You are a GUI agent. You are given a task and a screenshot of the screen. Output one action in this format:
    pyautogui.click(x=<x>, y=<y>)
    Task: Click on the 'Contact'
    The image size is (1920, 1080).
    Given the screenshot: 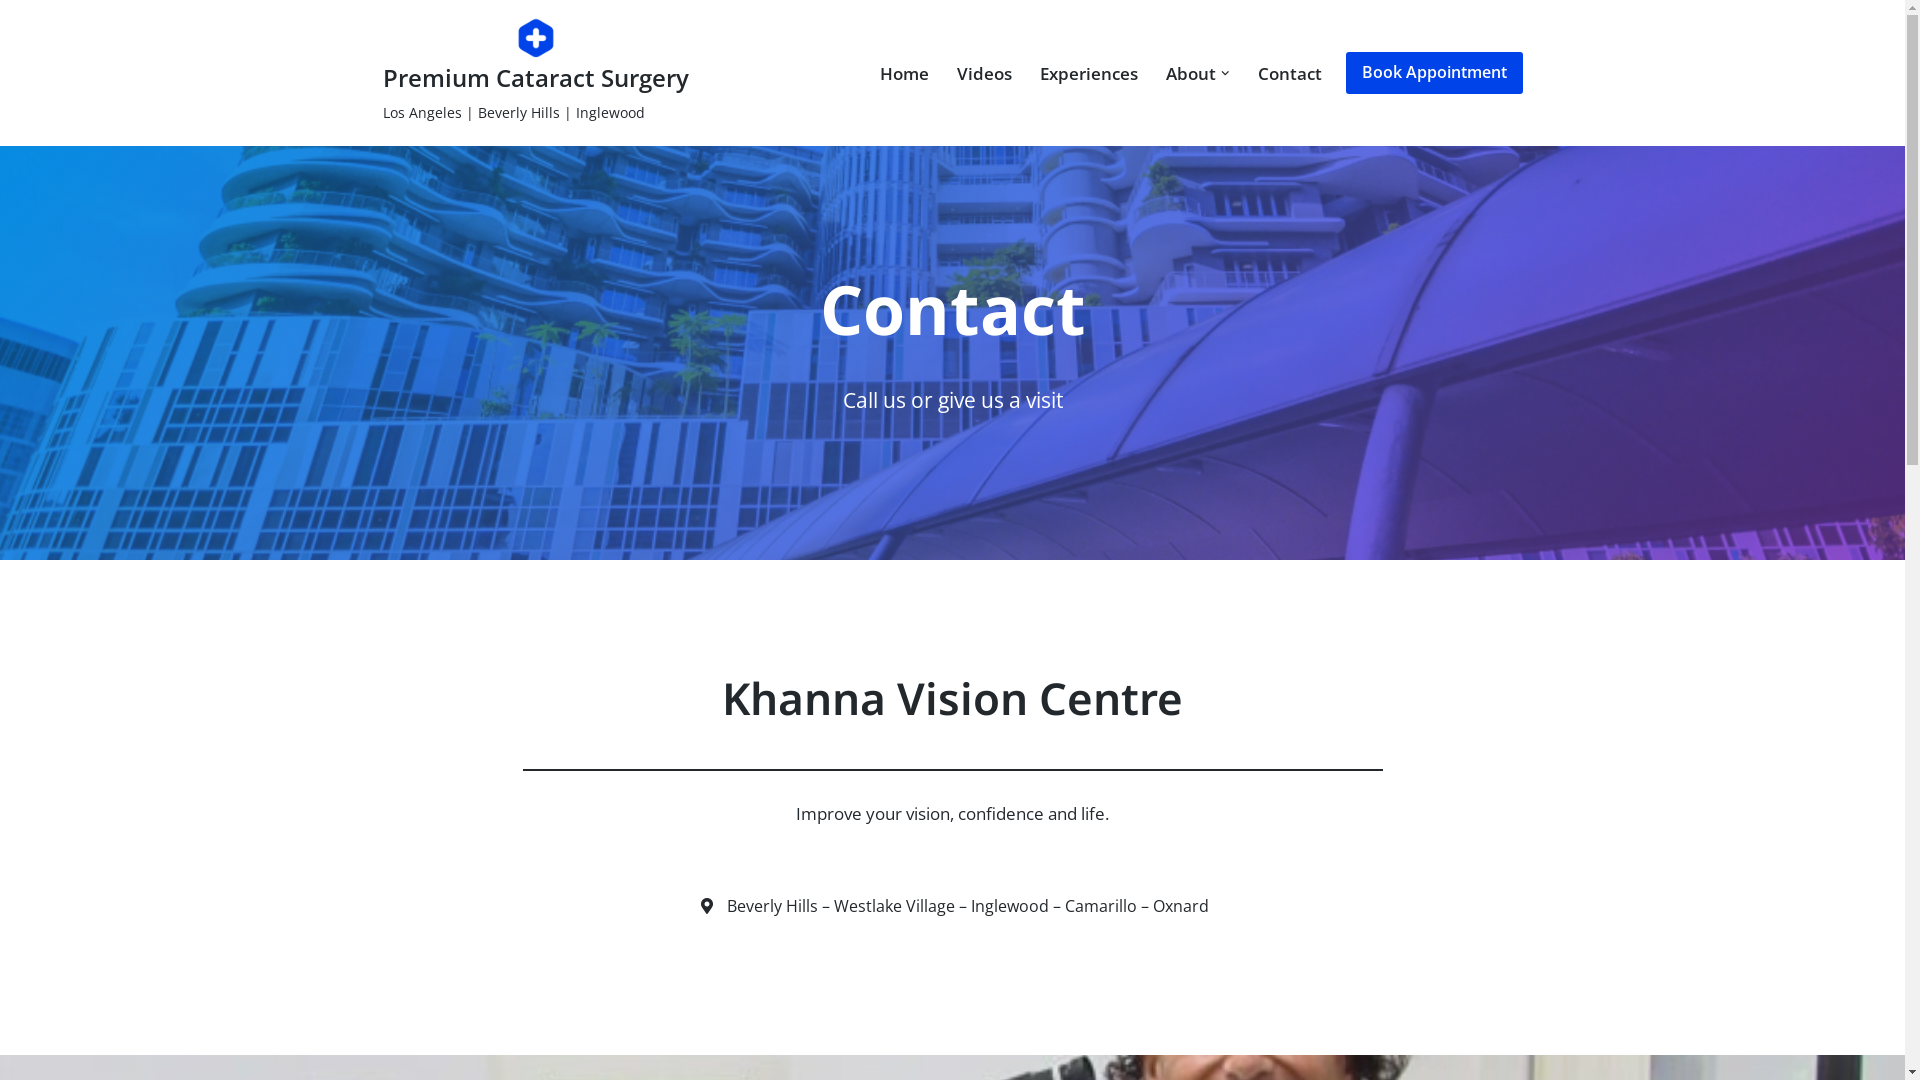 What is the action you would take?
    pyautogui.click(x=1256, y=72)
    